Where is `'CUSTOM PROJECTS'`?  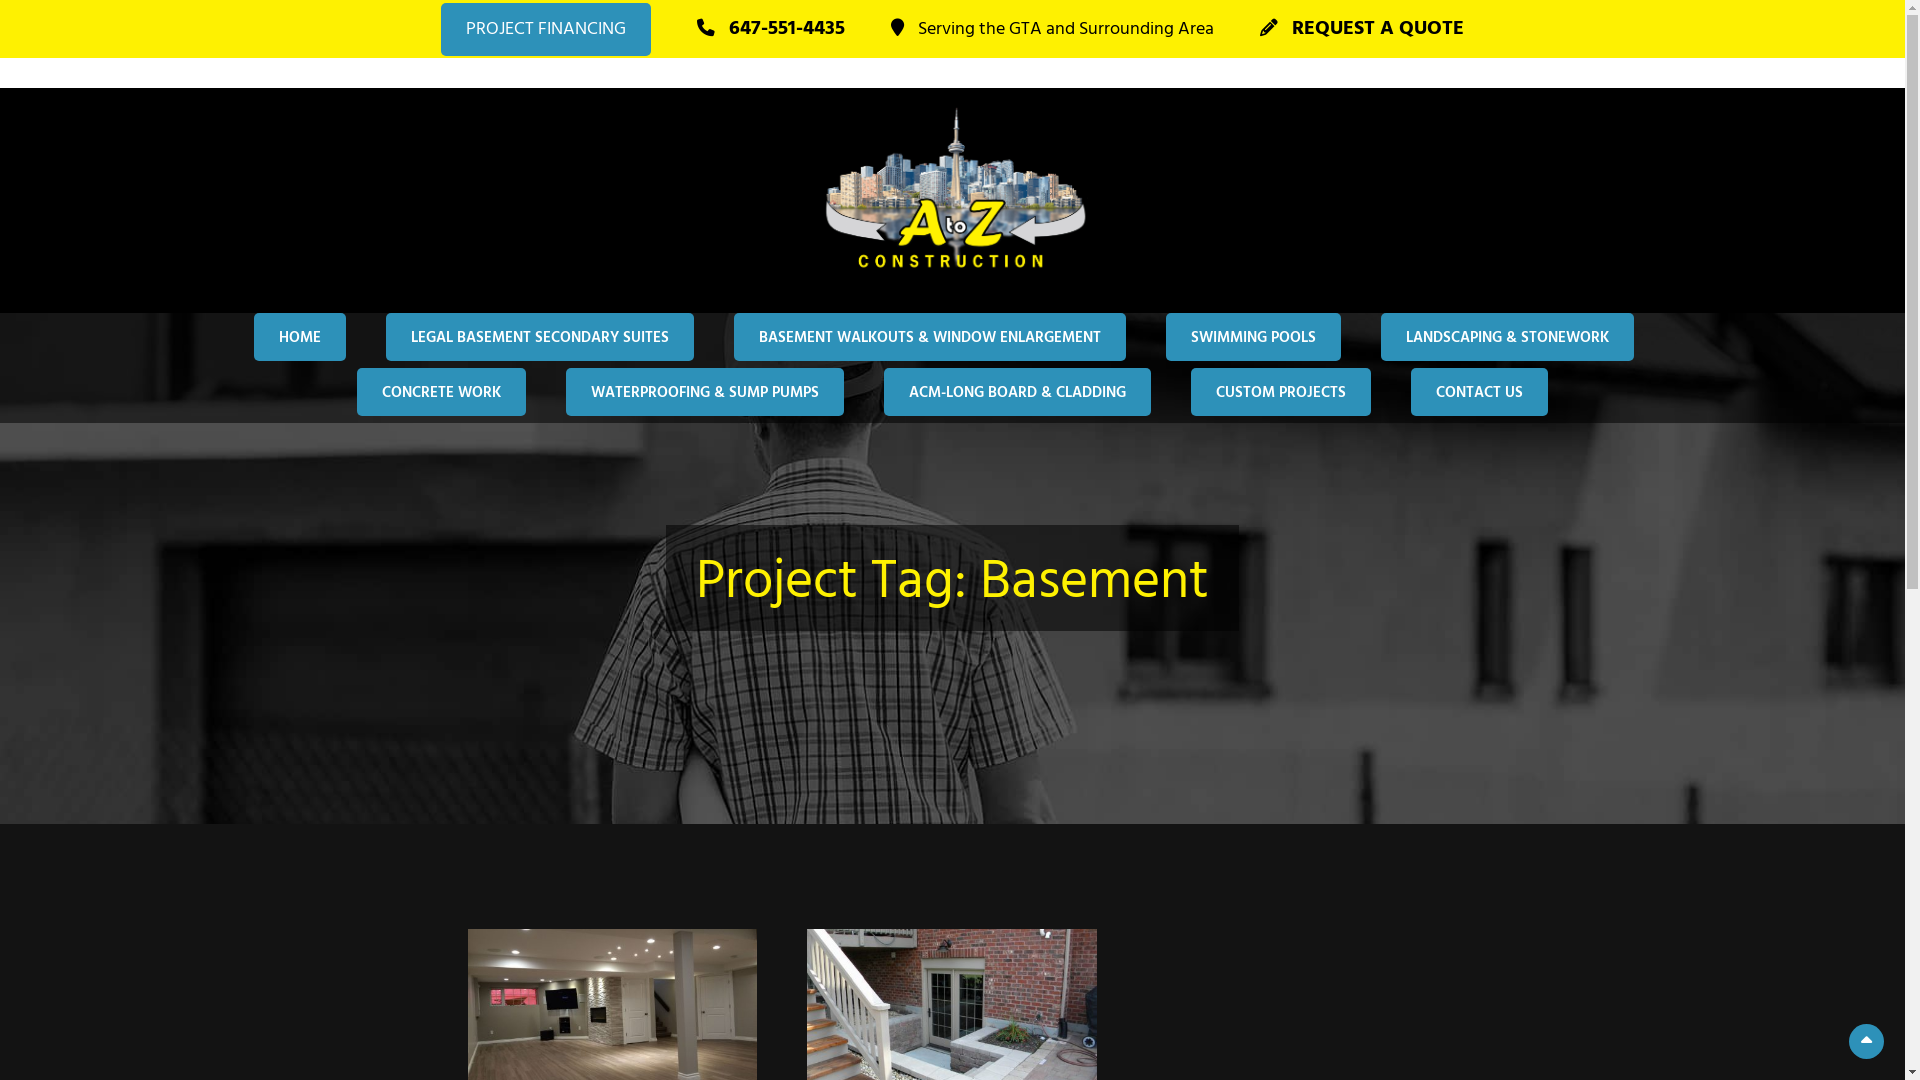 'CUSTOM PROJECTS' is located at coordinates (1281, 392).